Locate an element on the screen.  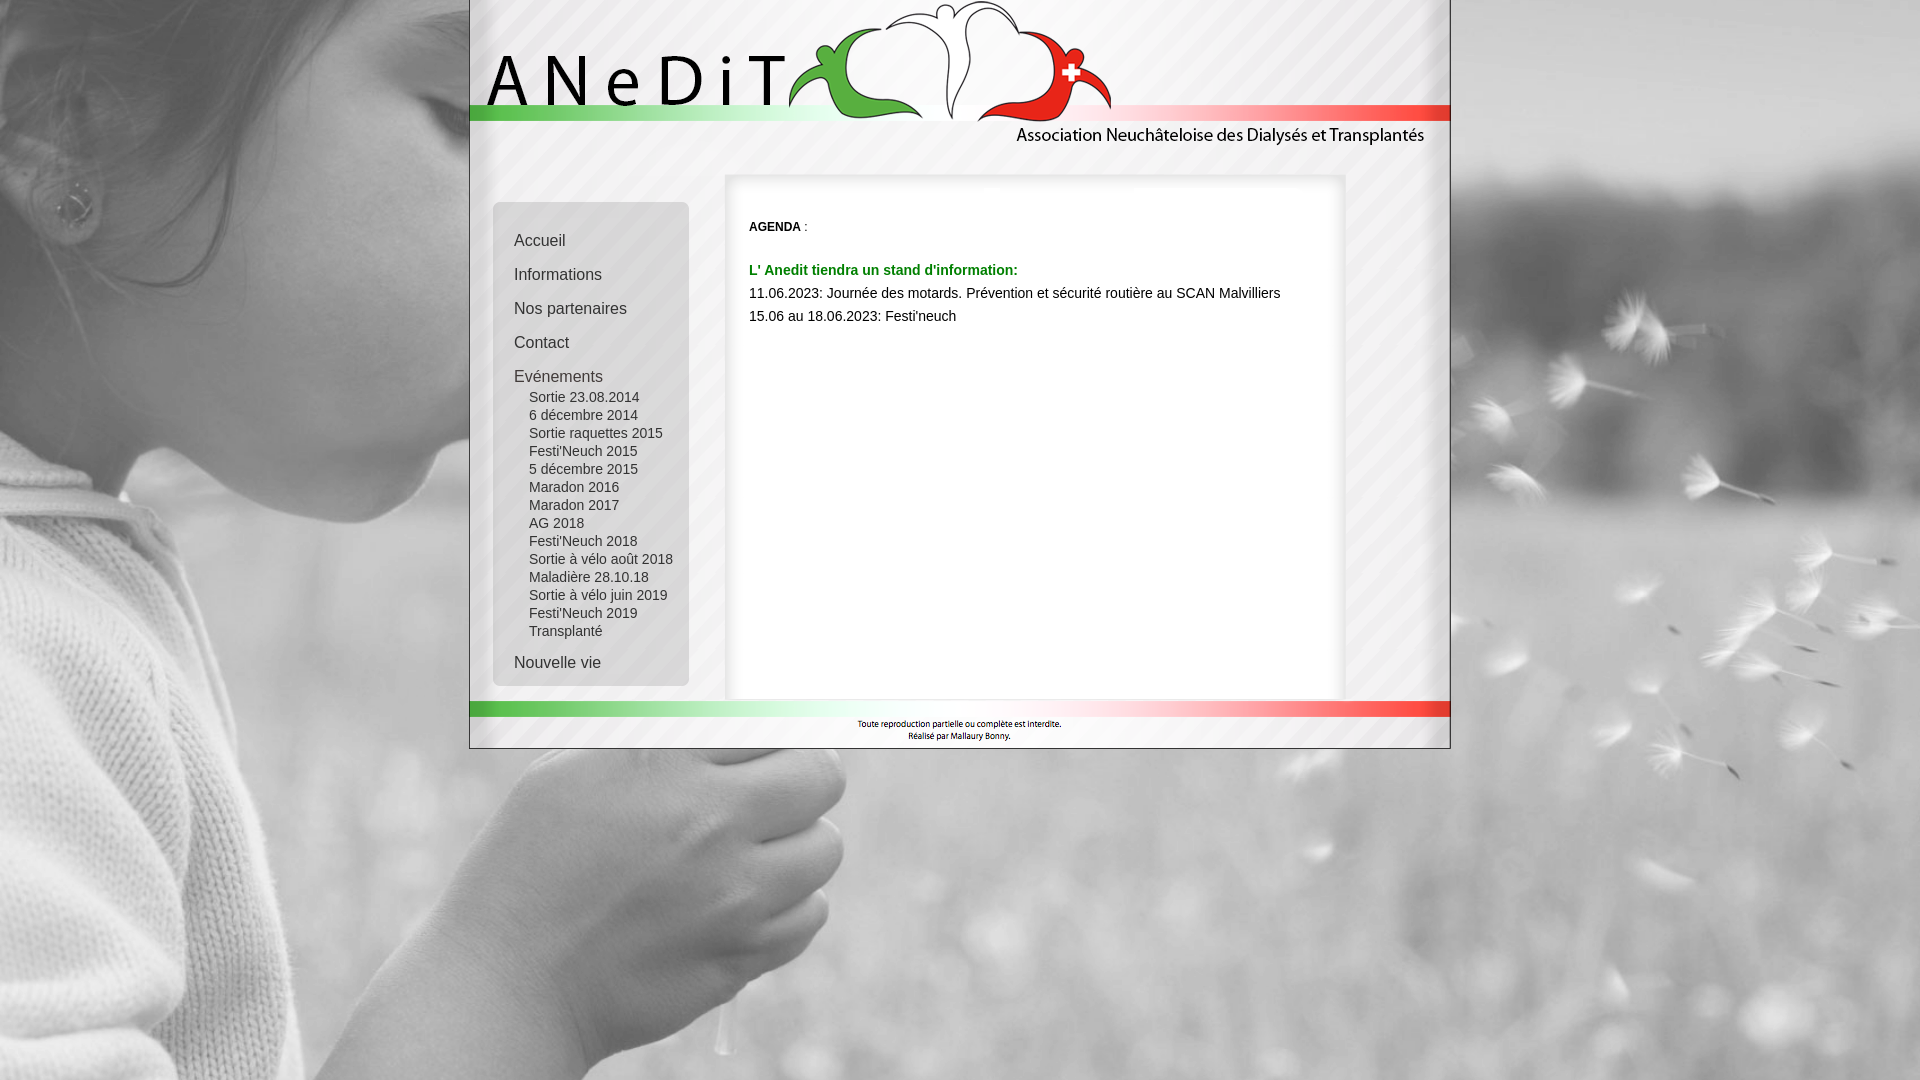
'Festi'Neuch 2018' is located at coordinates (588, 540).